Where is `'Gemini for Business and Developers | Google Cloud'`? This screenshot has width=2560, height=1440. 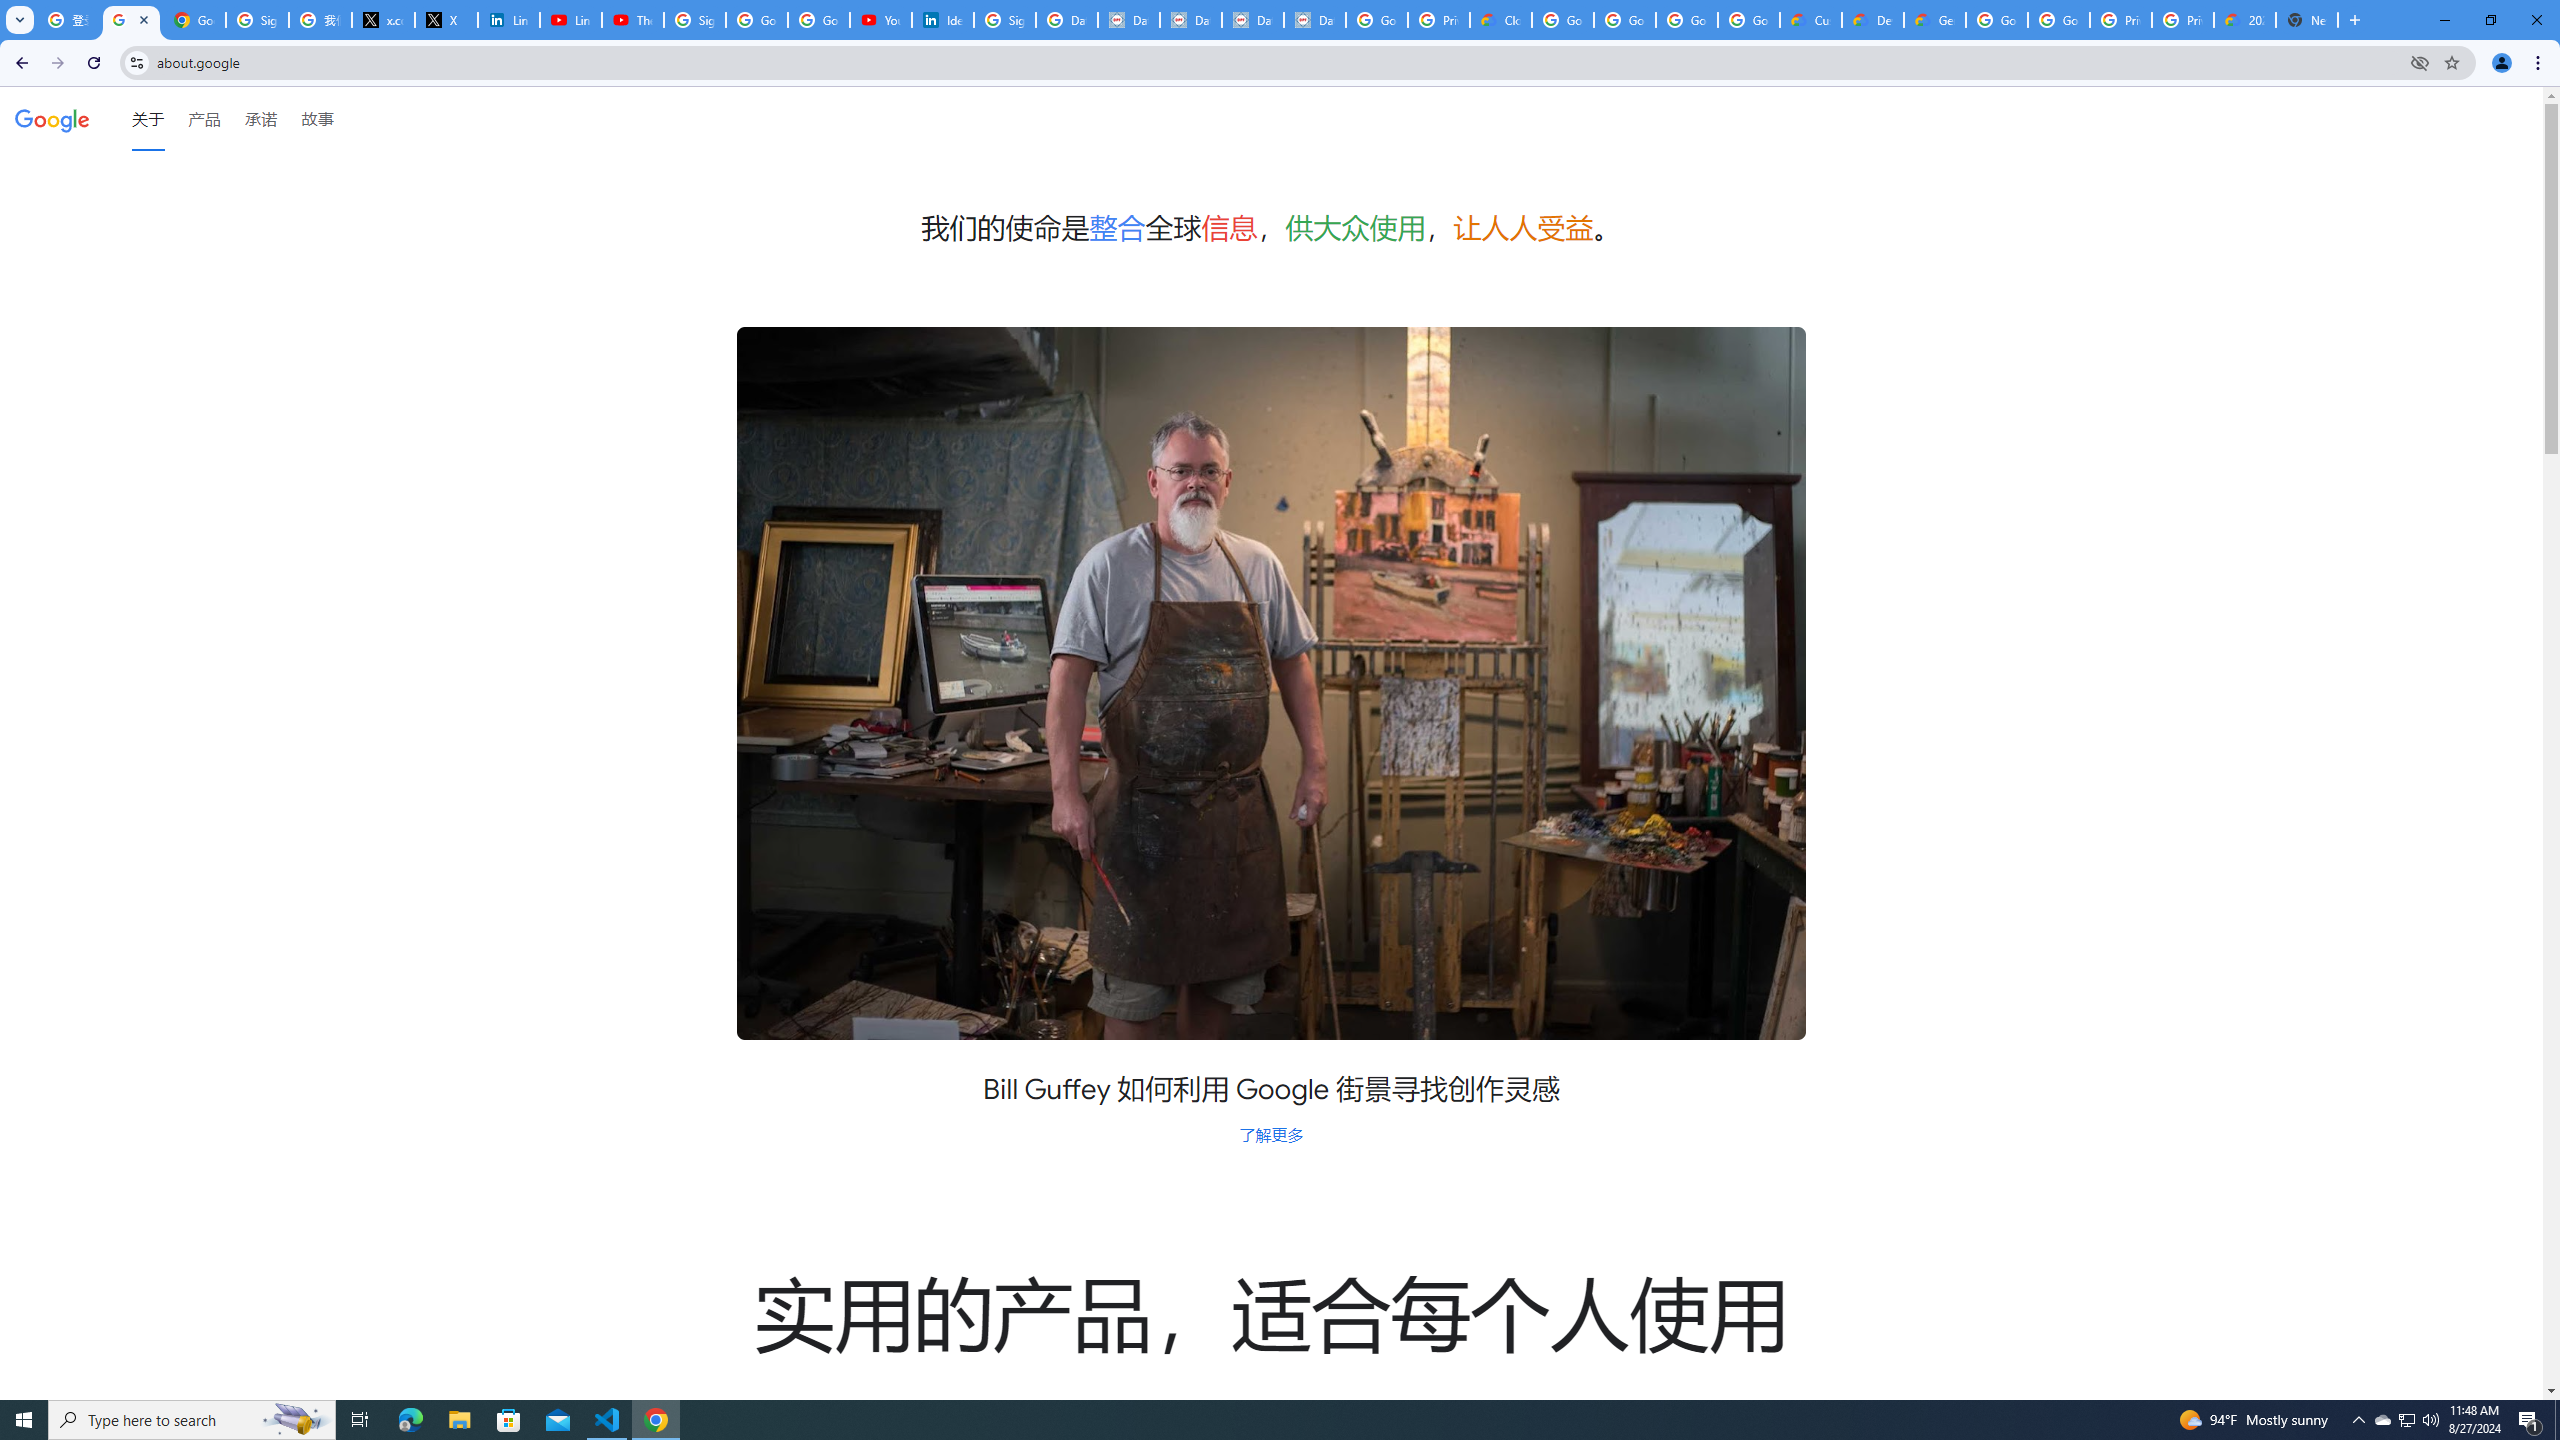
'Gemini for Business and Developers | Google Cloud' is located at coordinates (1933, 19).